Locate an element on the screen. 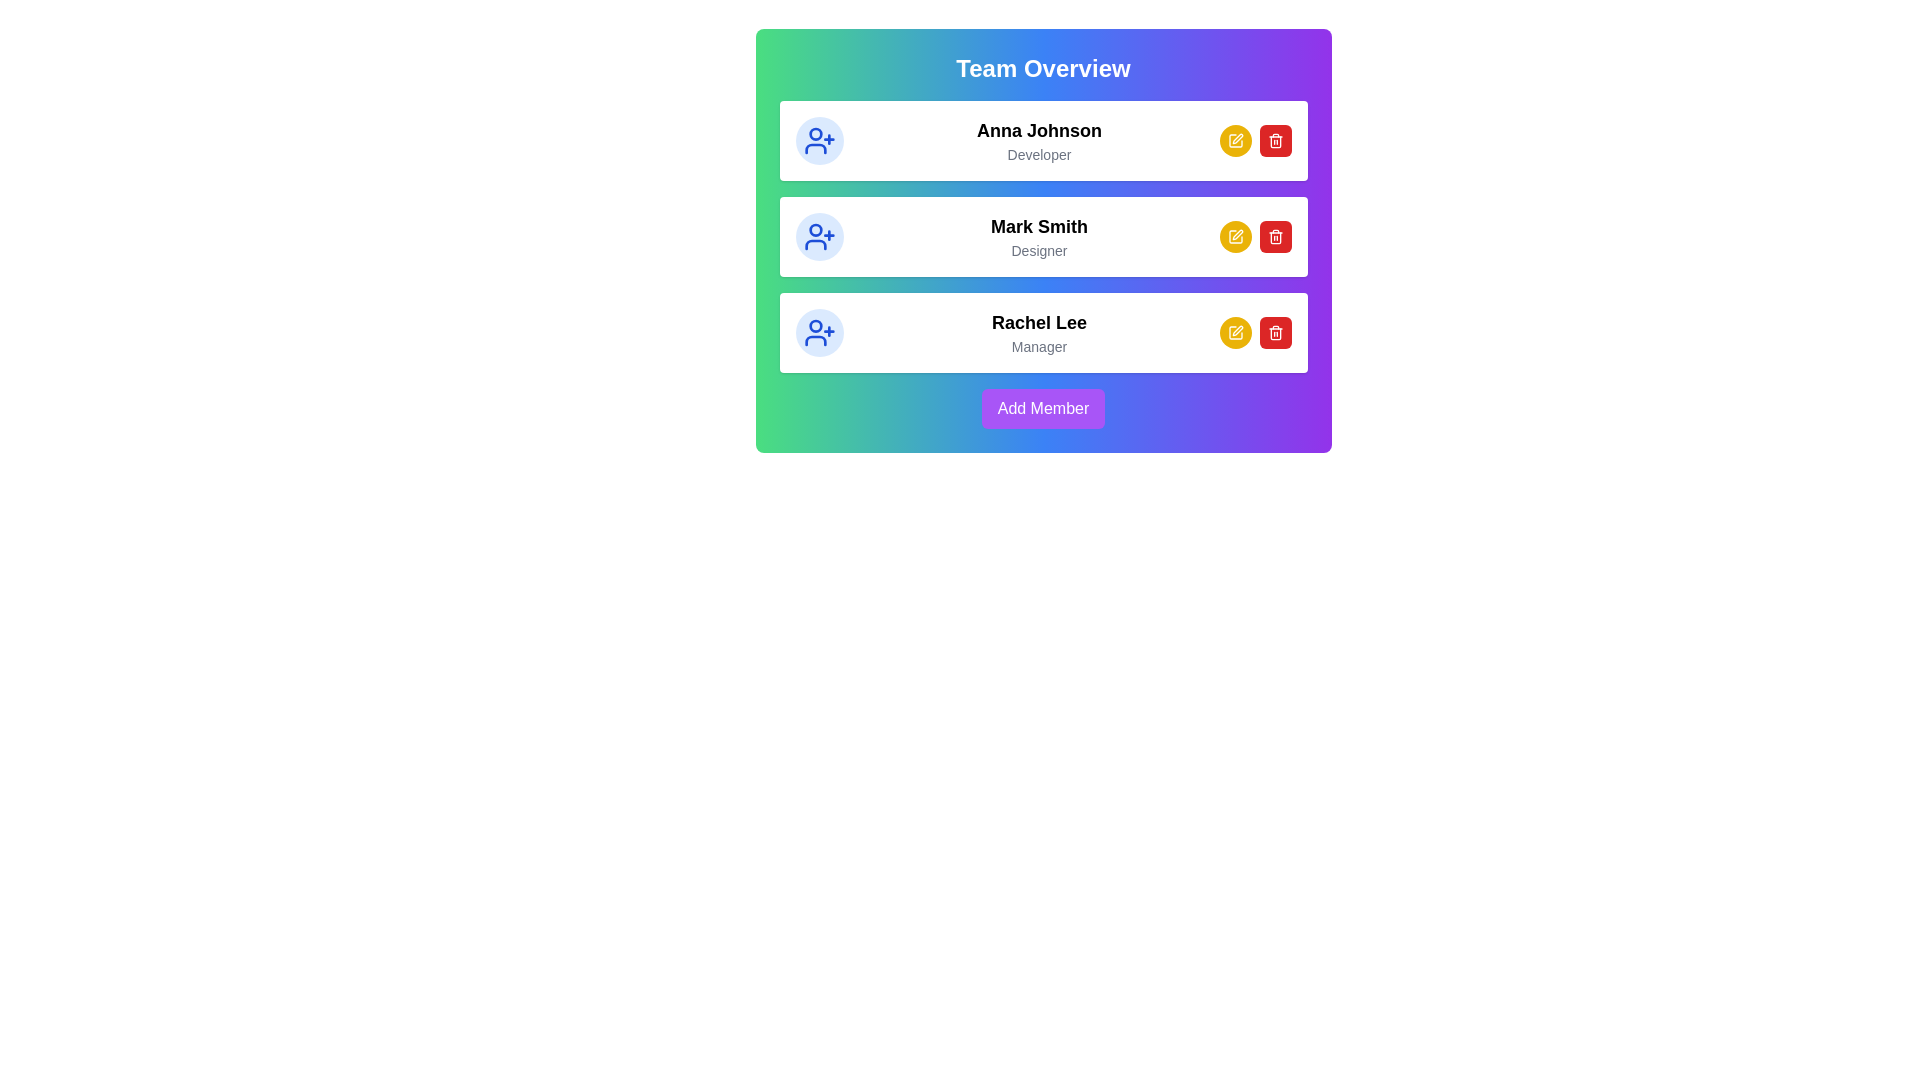  the trash bin icon, which represents the delete action in the user interface, located at the end of the icon sequence adjacent to team member information cards is located at coordinates (1274, 333).